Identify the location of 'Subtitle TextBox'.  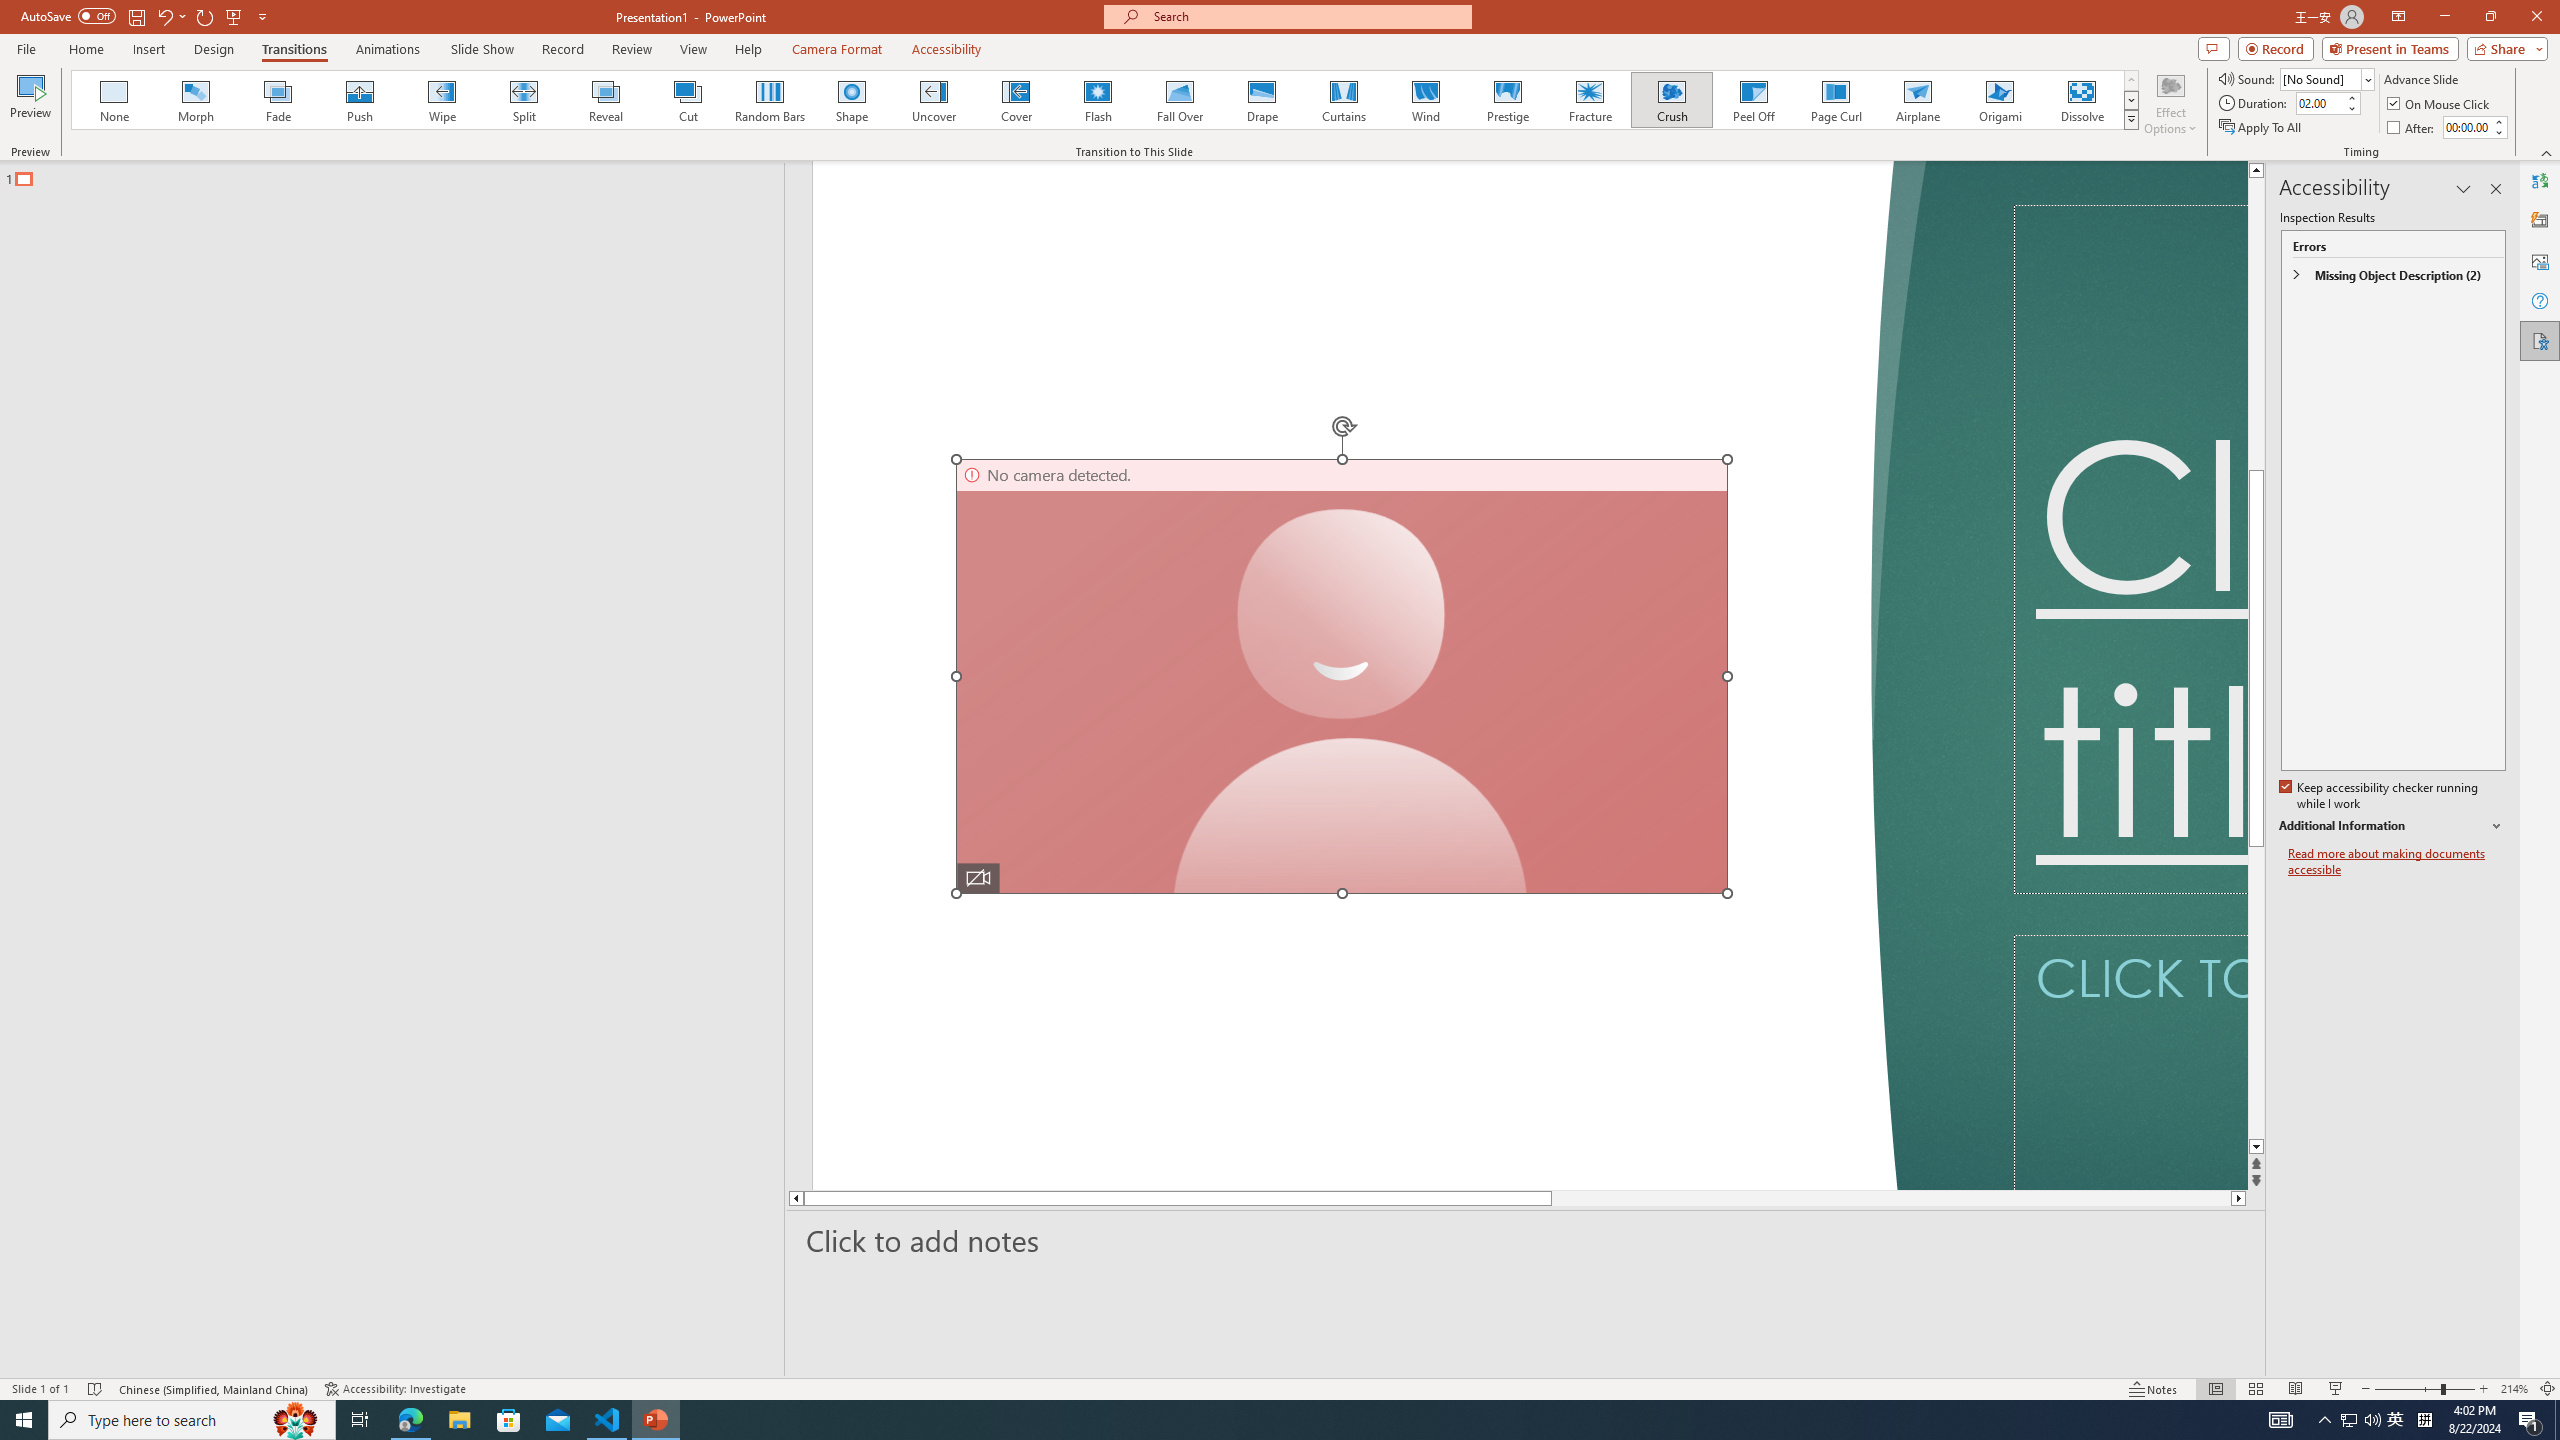
(2131, 1061).